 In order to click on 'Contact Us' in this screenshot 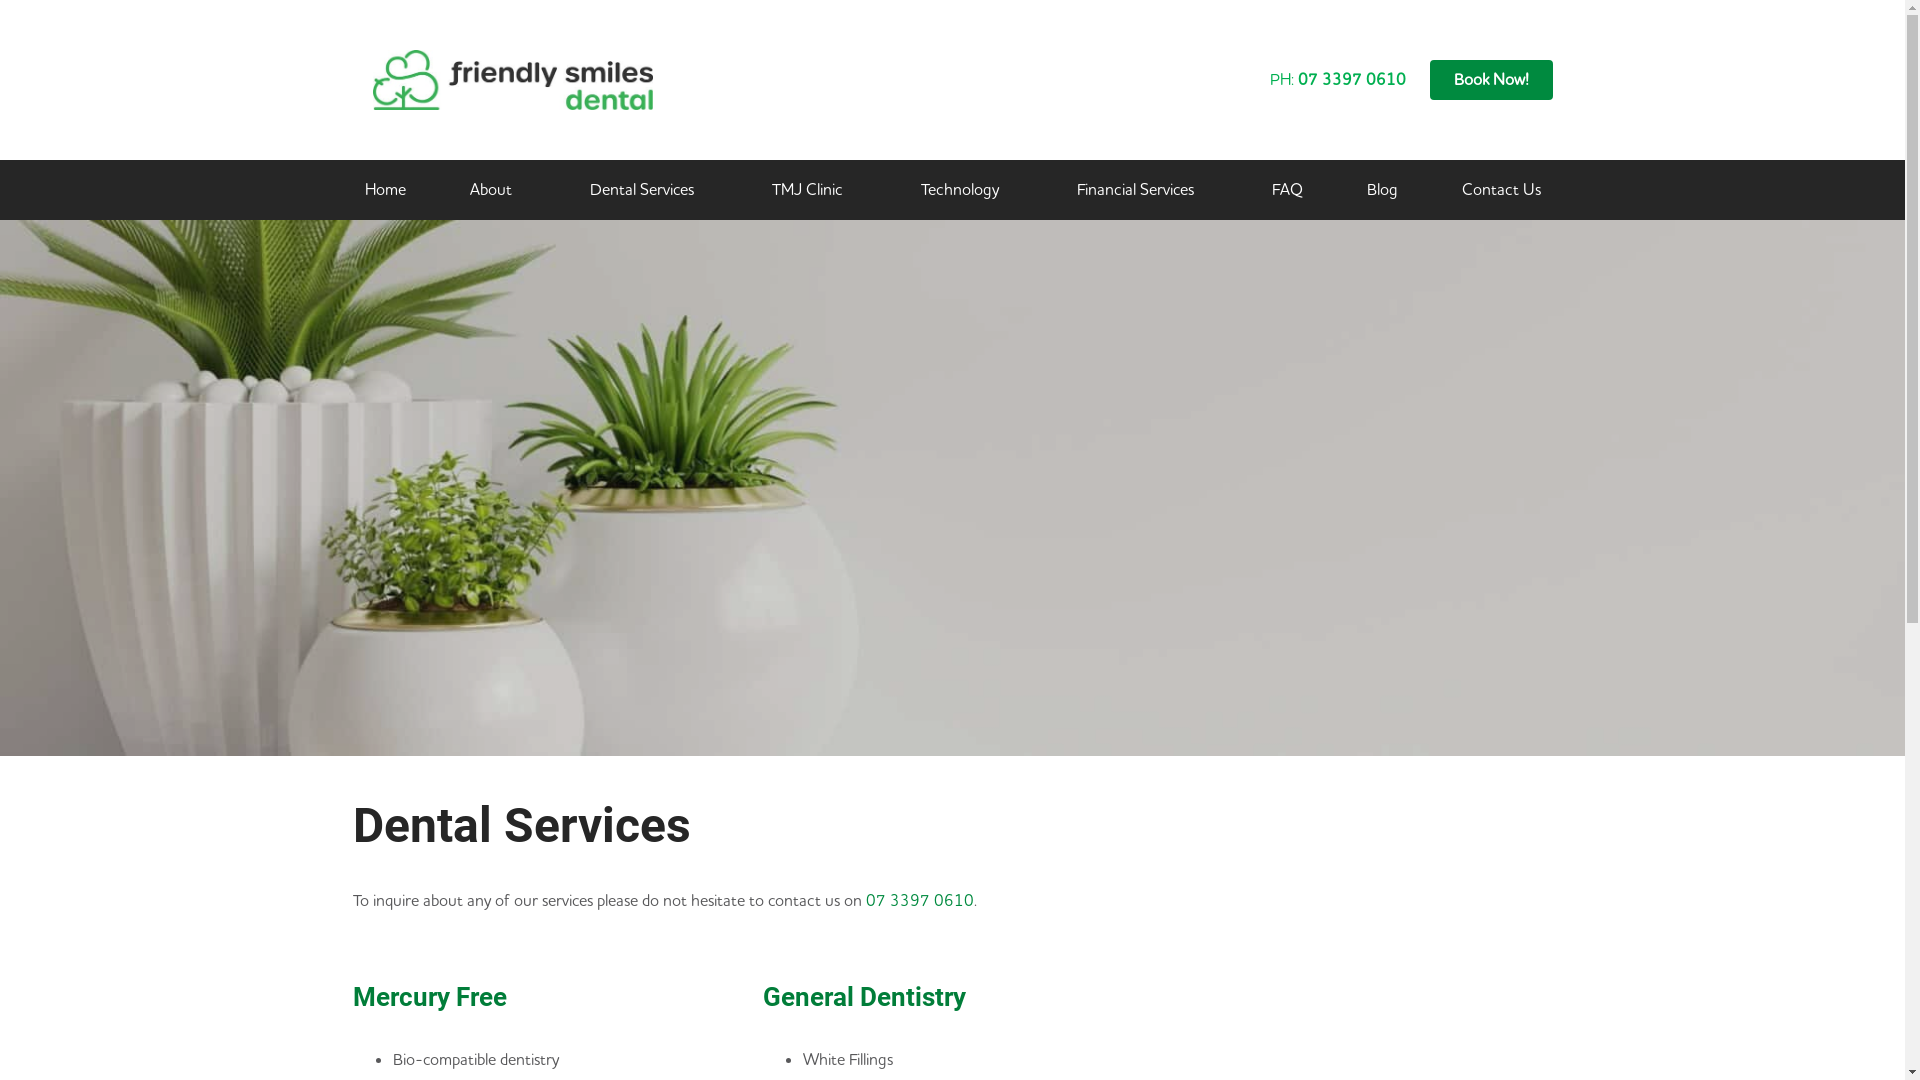, I will do `click(1501, 189)`.